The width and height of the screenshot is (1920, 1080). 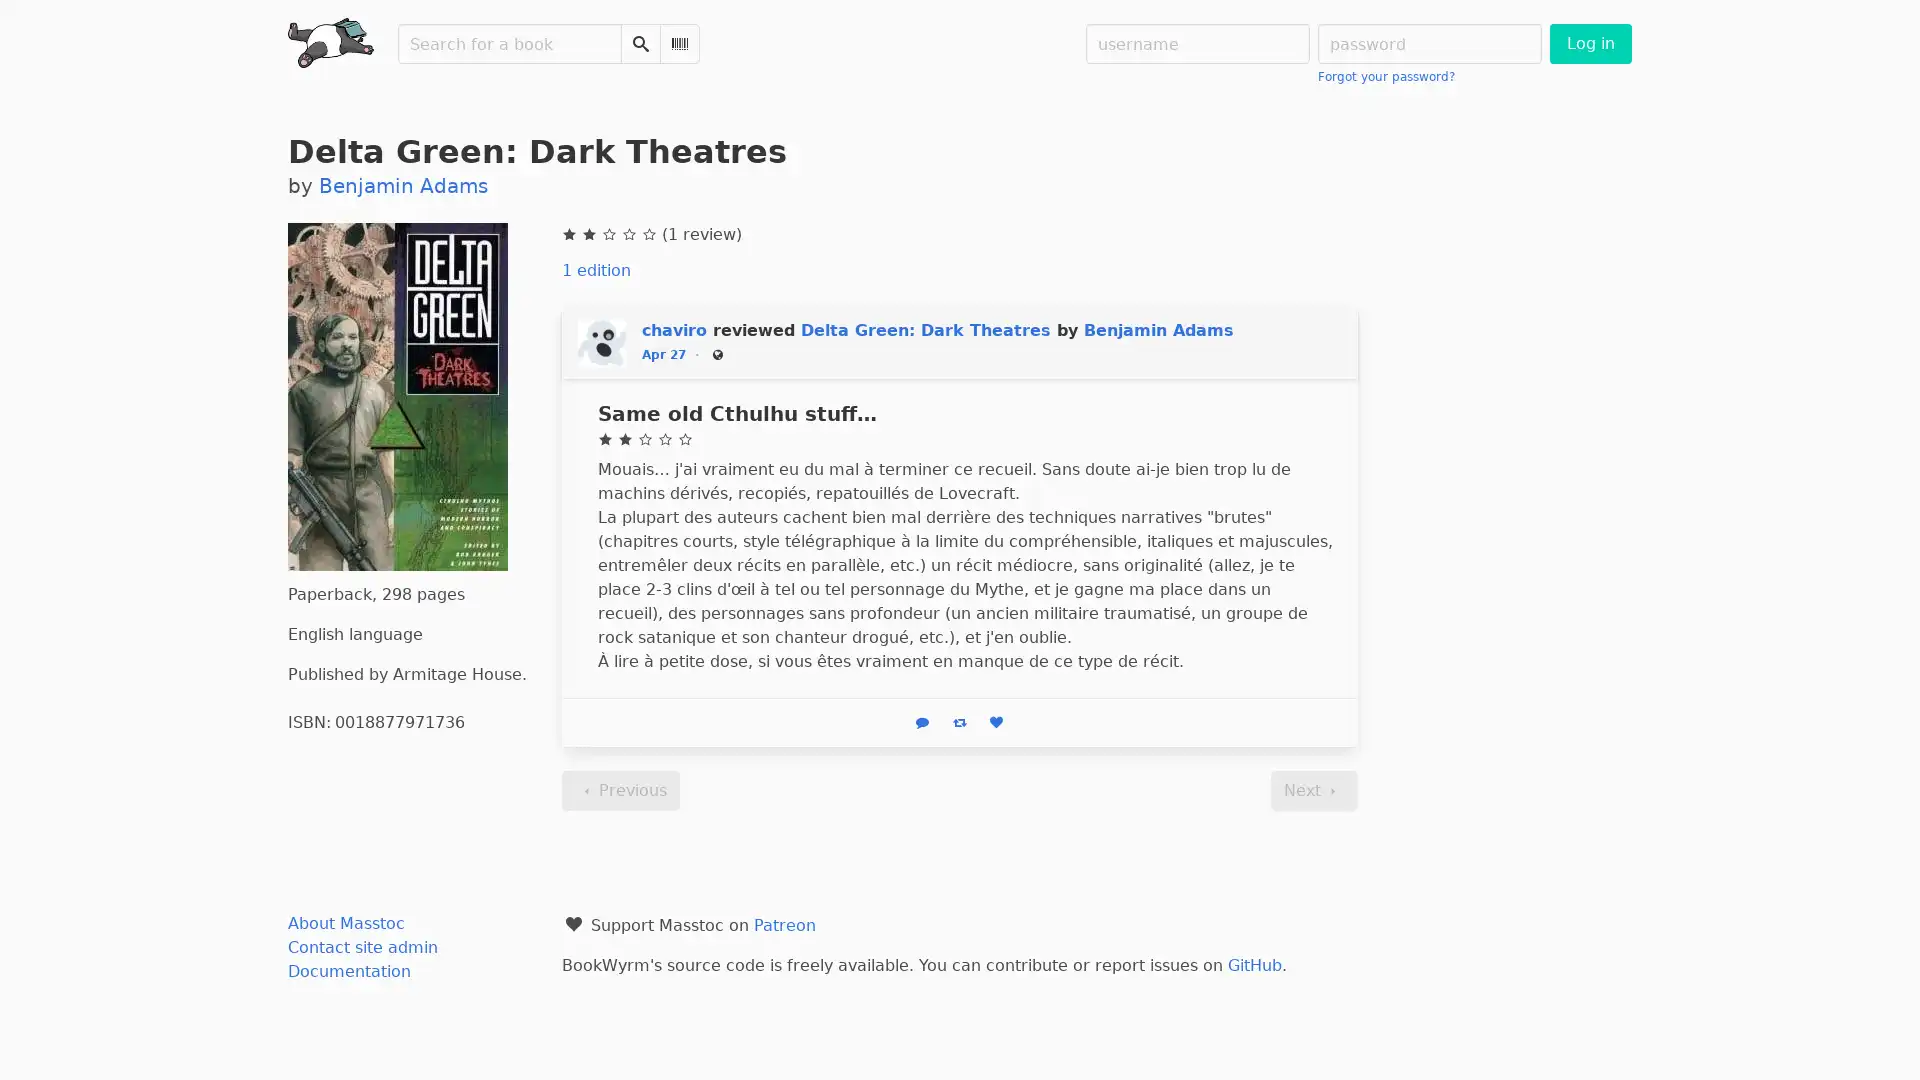 What do you see at coordinates (398, 397) in the screenshot?
I see `Delta Green: Dark Theatres (Paperback, Armitage House) Click to enlarge` at bounding box center [398, 397].